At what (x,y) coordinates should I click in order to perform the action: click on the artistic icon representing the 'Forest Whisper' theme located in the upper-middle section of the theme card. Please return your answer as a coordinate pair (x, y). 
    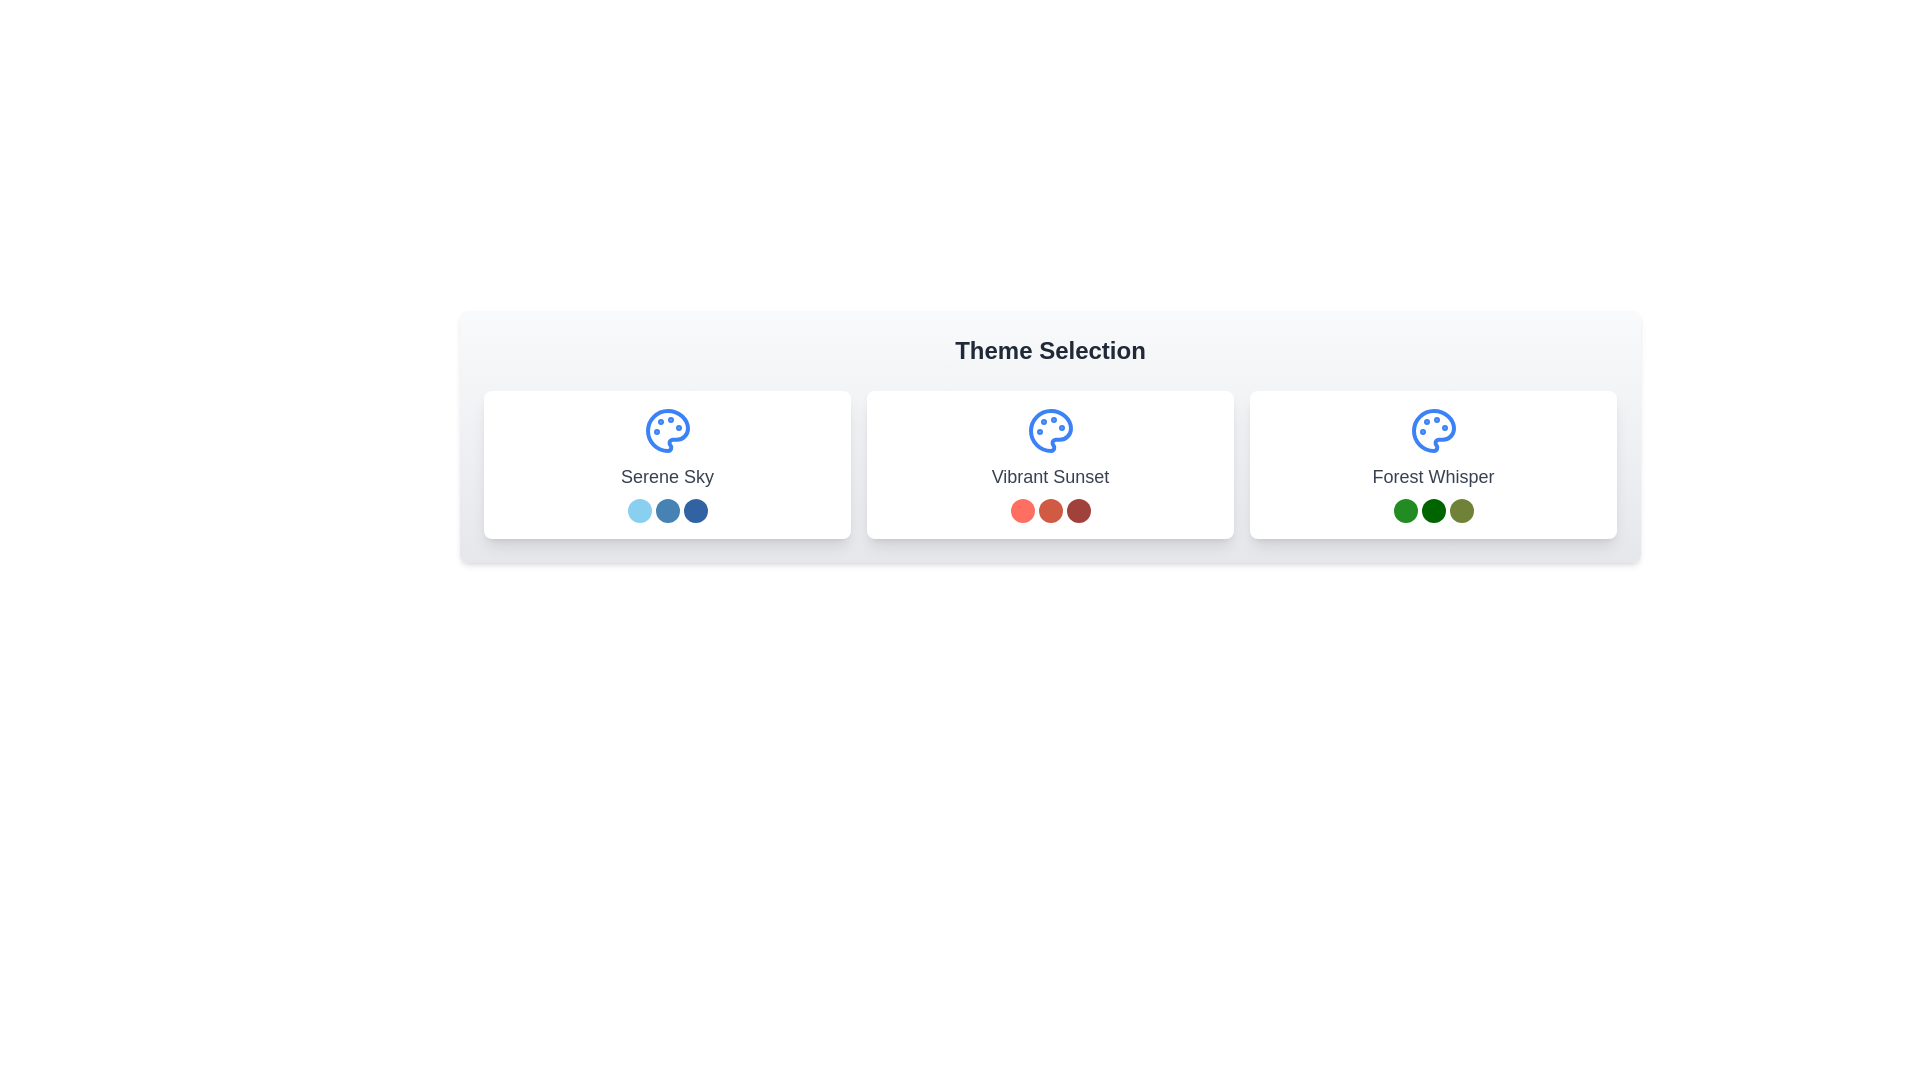
    Looking at the image, I should click on (1432, 430).